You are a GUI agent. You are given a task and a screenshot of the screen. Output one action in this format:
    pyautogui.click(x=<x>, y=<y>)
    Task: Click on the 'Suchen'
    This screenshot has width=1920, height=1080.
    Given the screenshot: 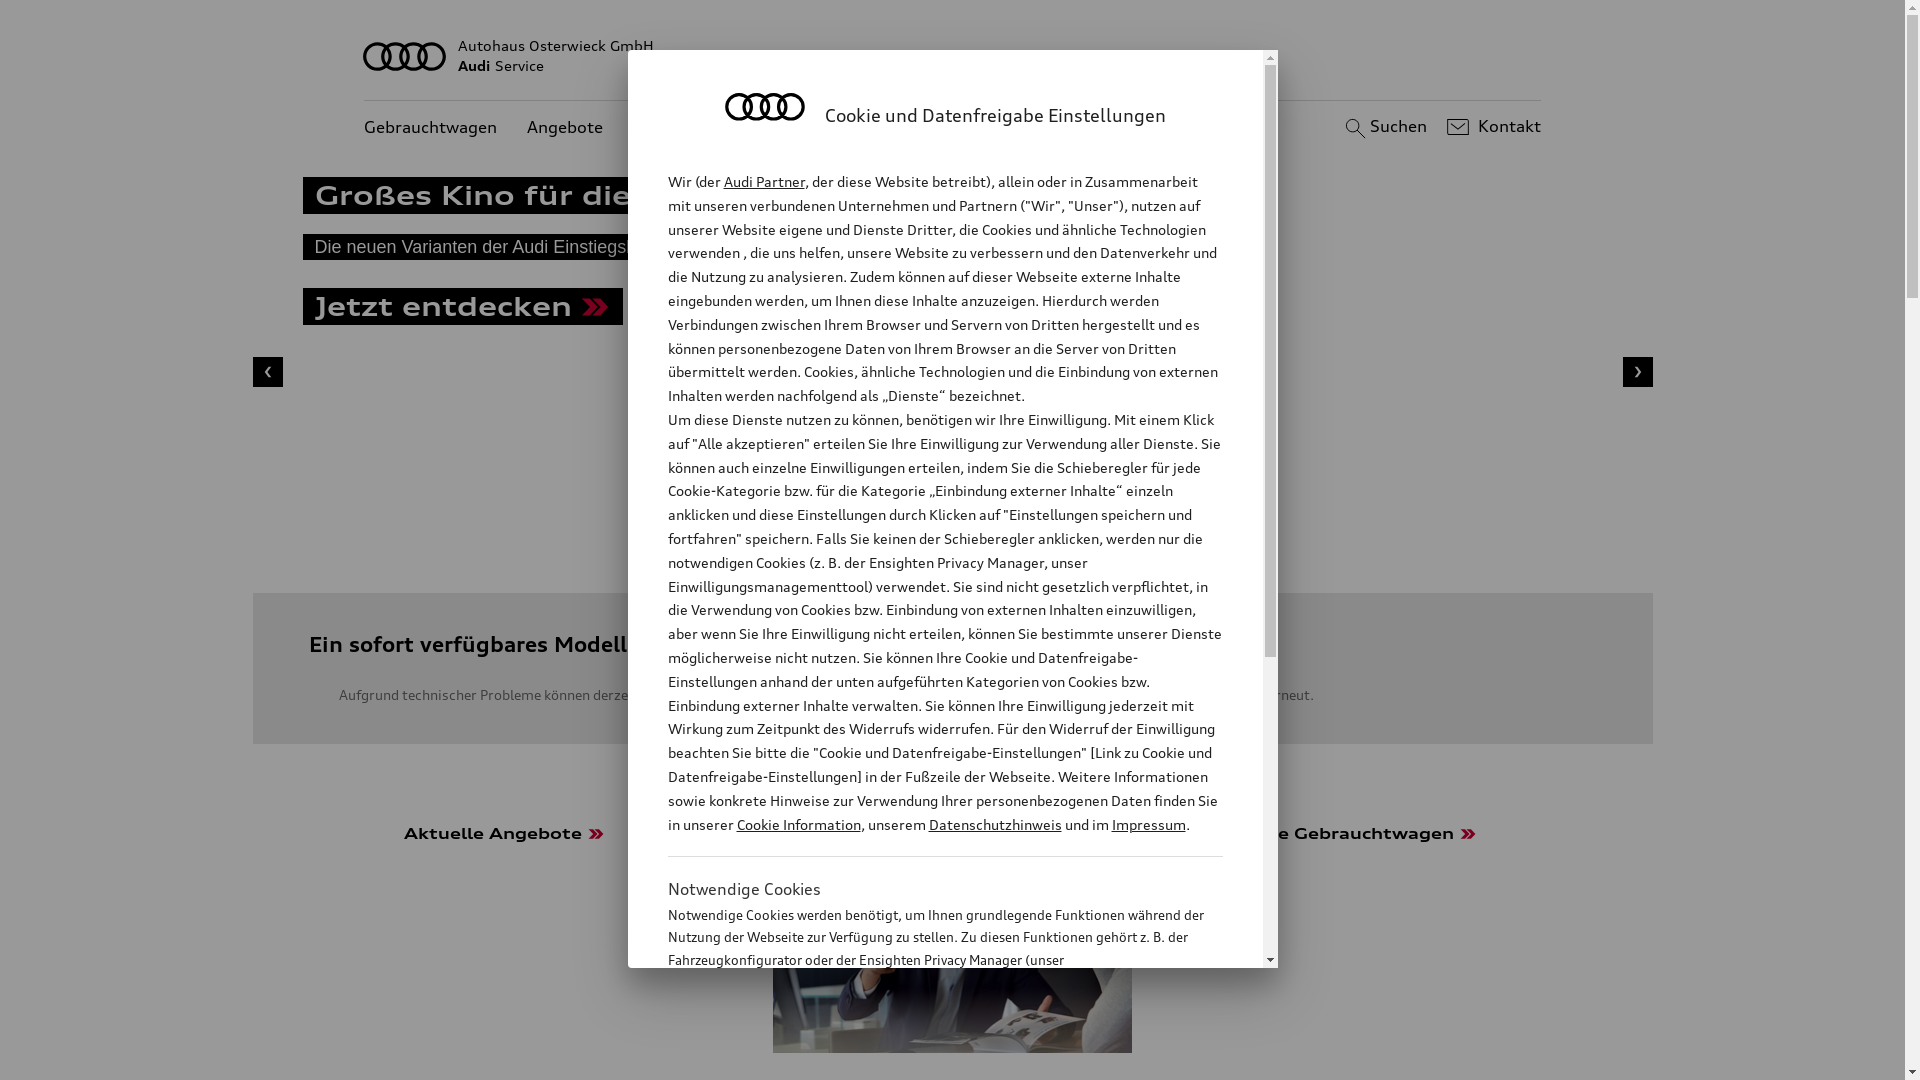 What is the action you would take?
    pyautogui.click(x=1382, y=127)
    